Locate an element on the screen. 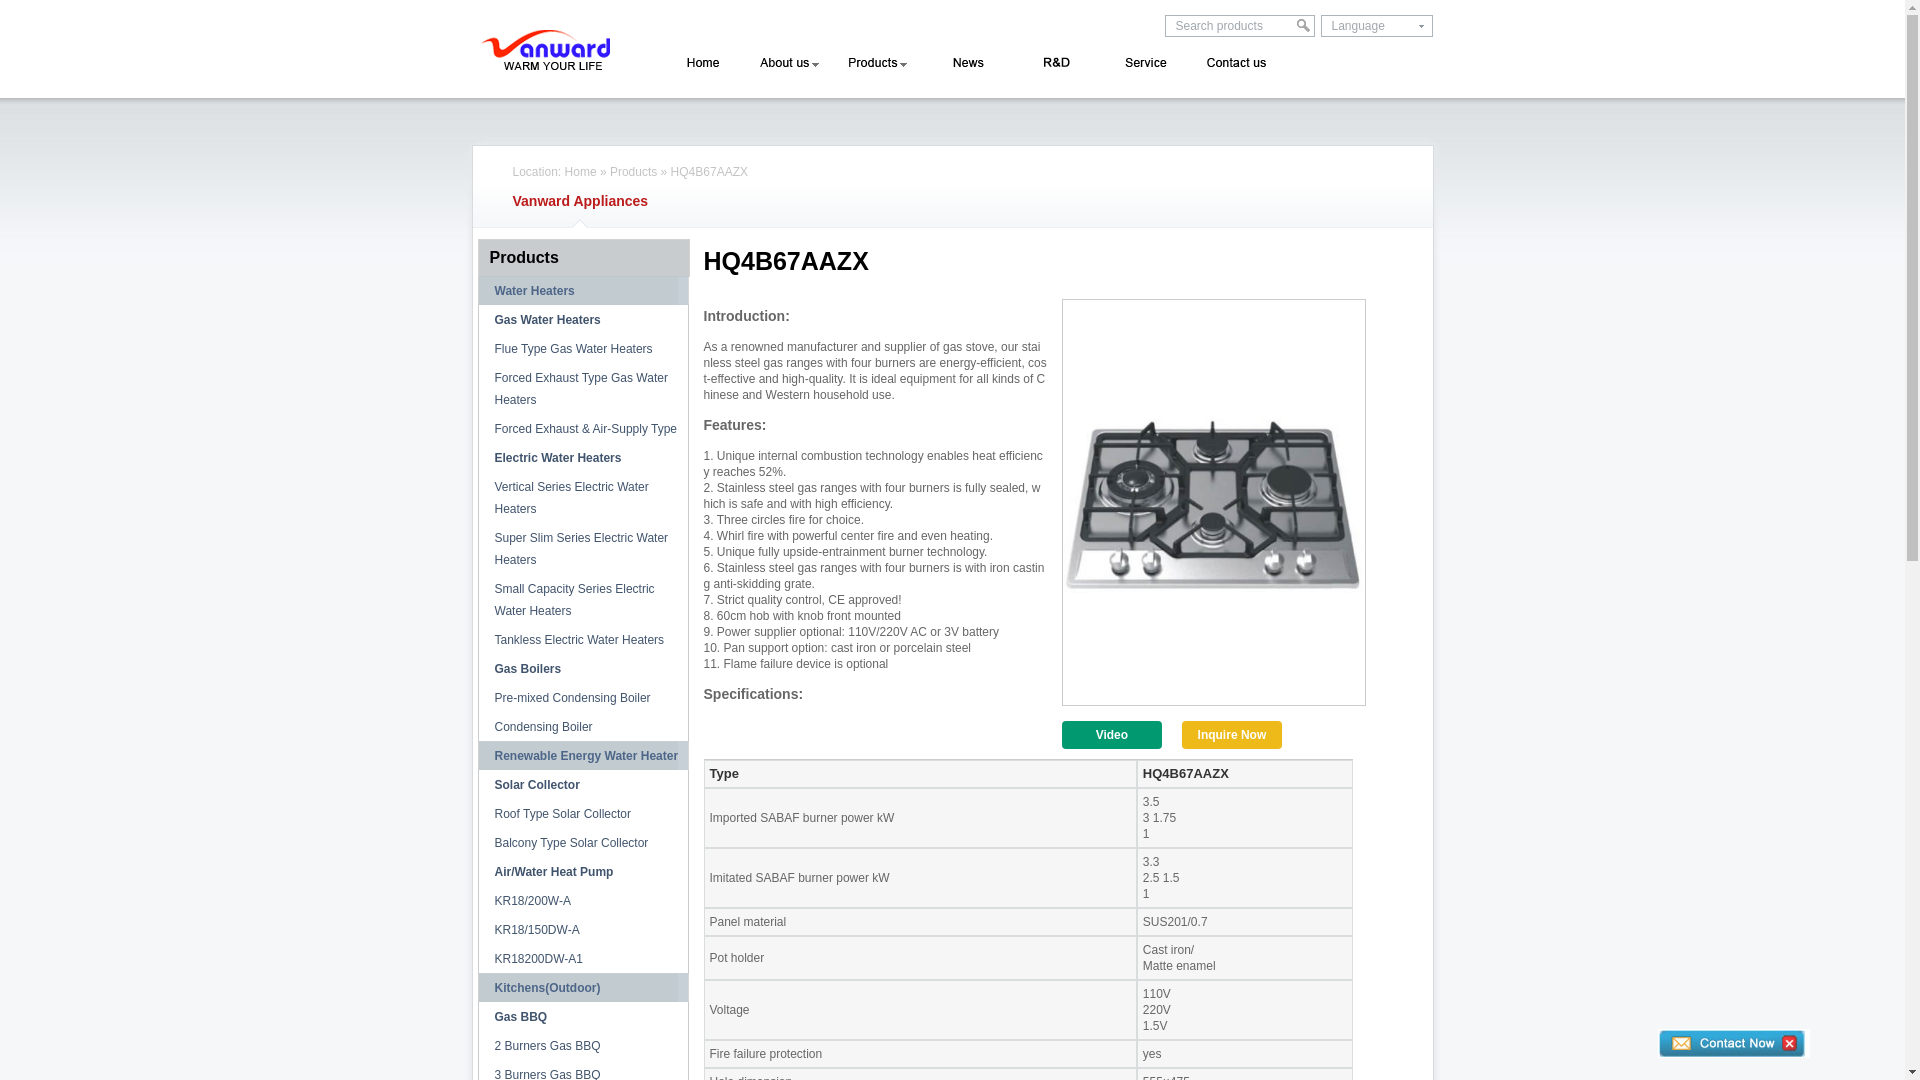 The image size is (1920, 1080). 'Balcony Type Solar Collector' is located at coordinates (582, 843).